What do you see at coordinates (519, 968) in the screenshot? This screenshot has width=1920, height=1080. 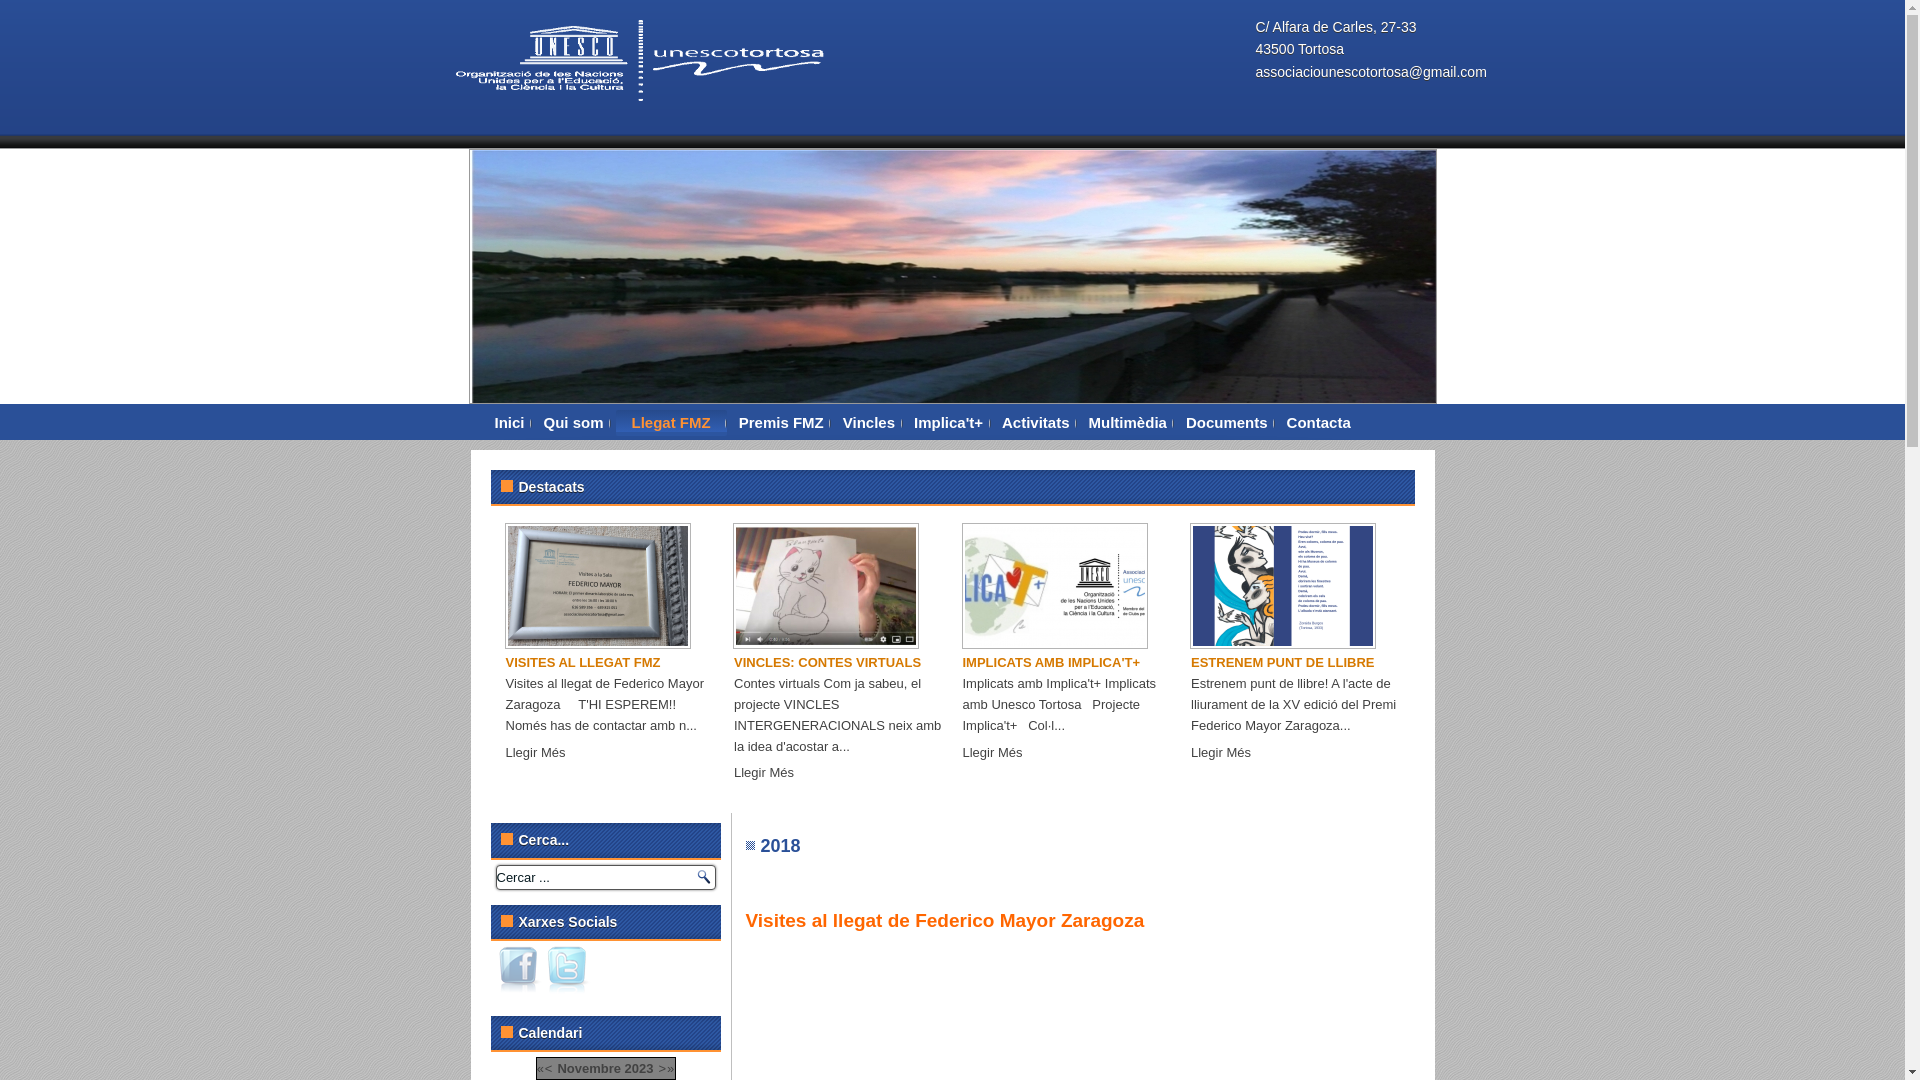 I see `'Facebook'` at bounding box center [519, 968].